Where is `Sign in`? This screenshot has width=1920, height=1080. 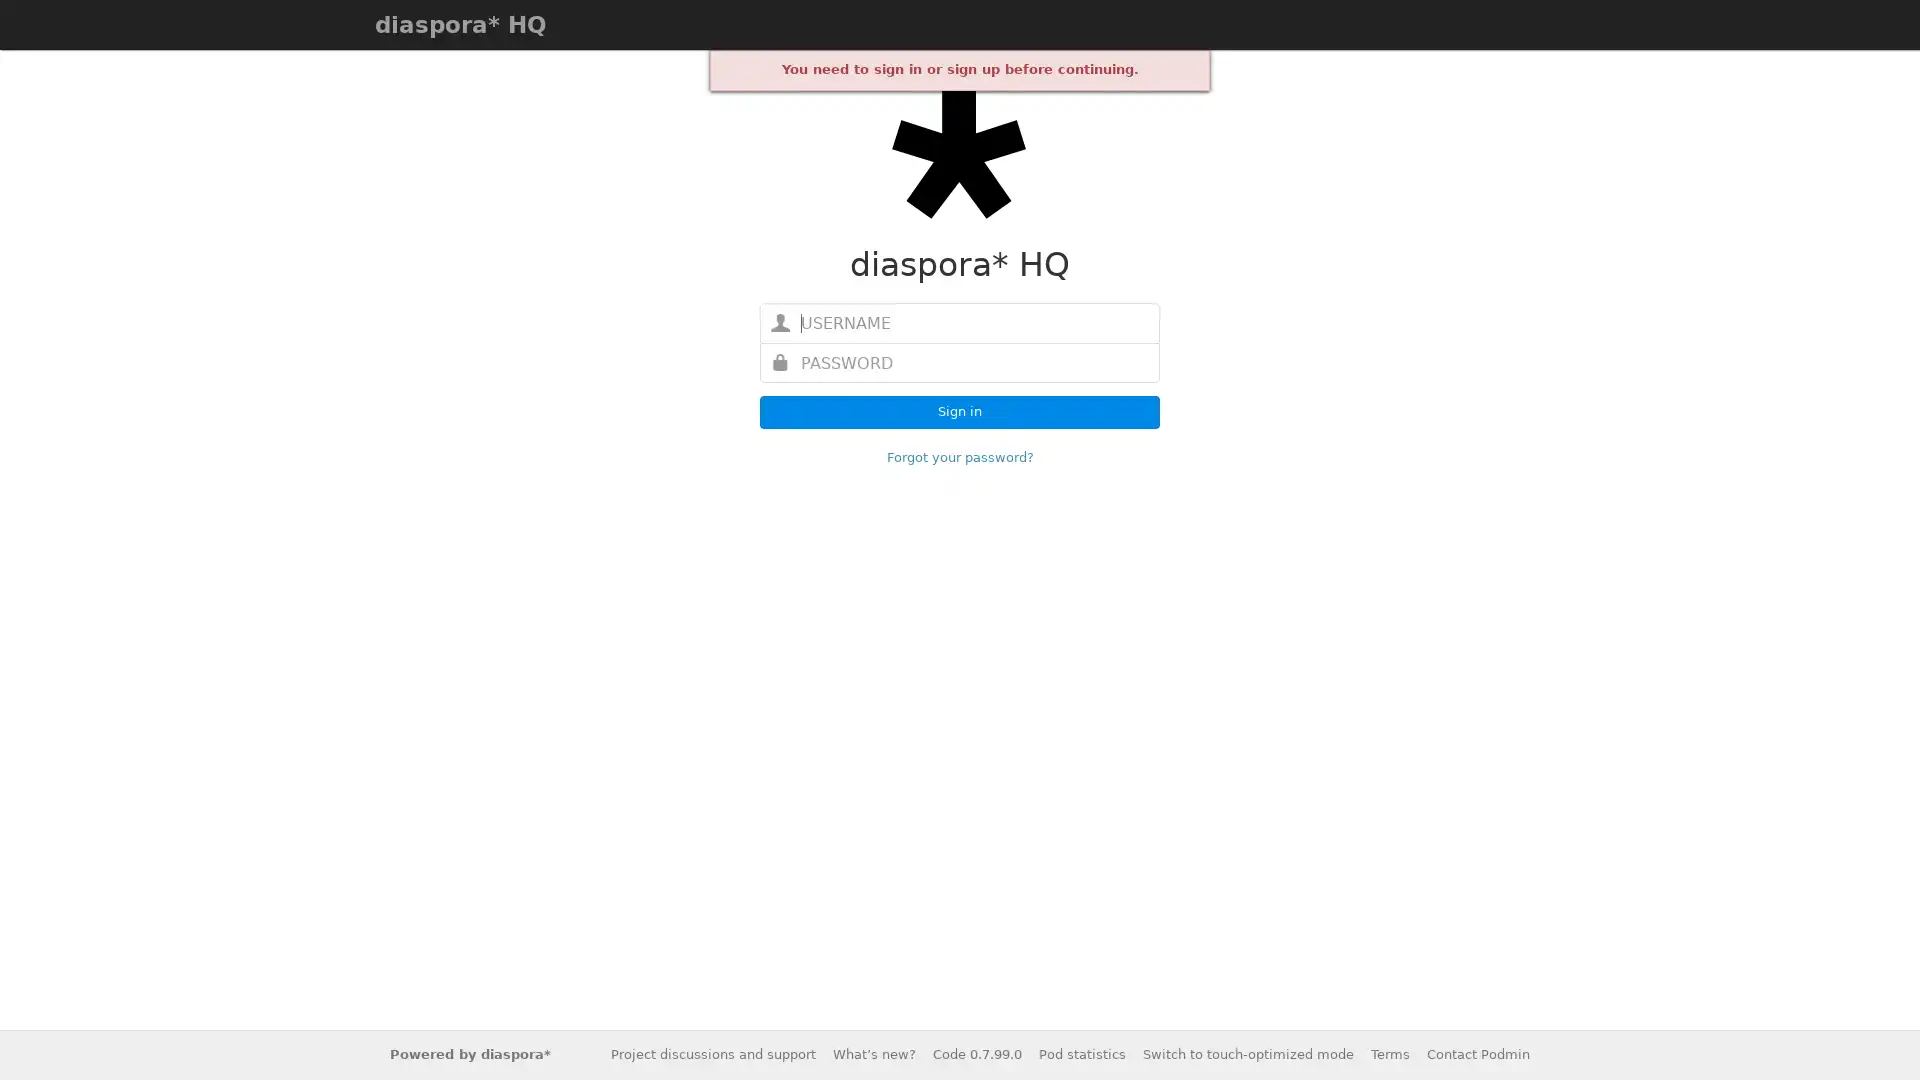
Sign in is located at coordinates (960, 411).